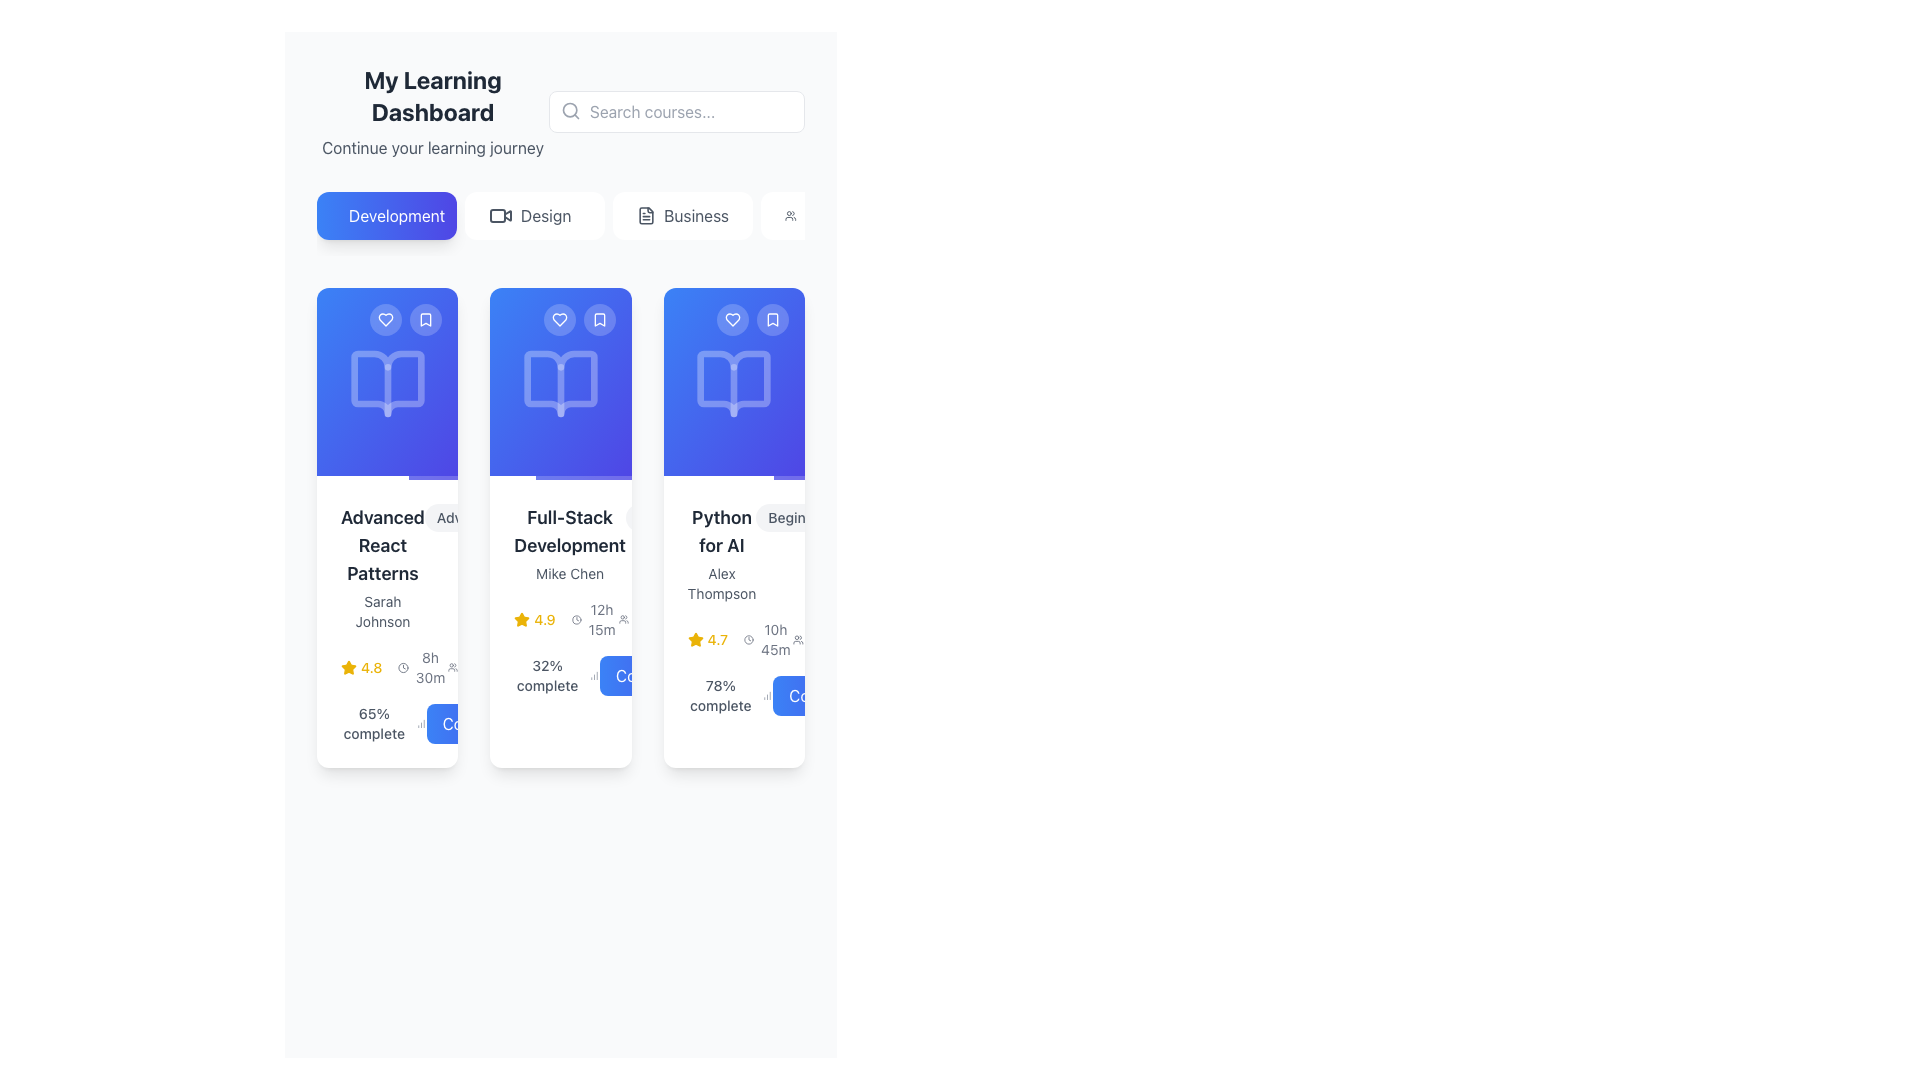  I want to click on the text label indicating the user rating of the course 'Full-Stack Development', which is located in the lower section of the course details card, next to a star icon, so click(545, 619).